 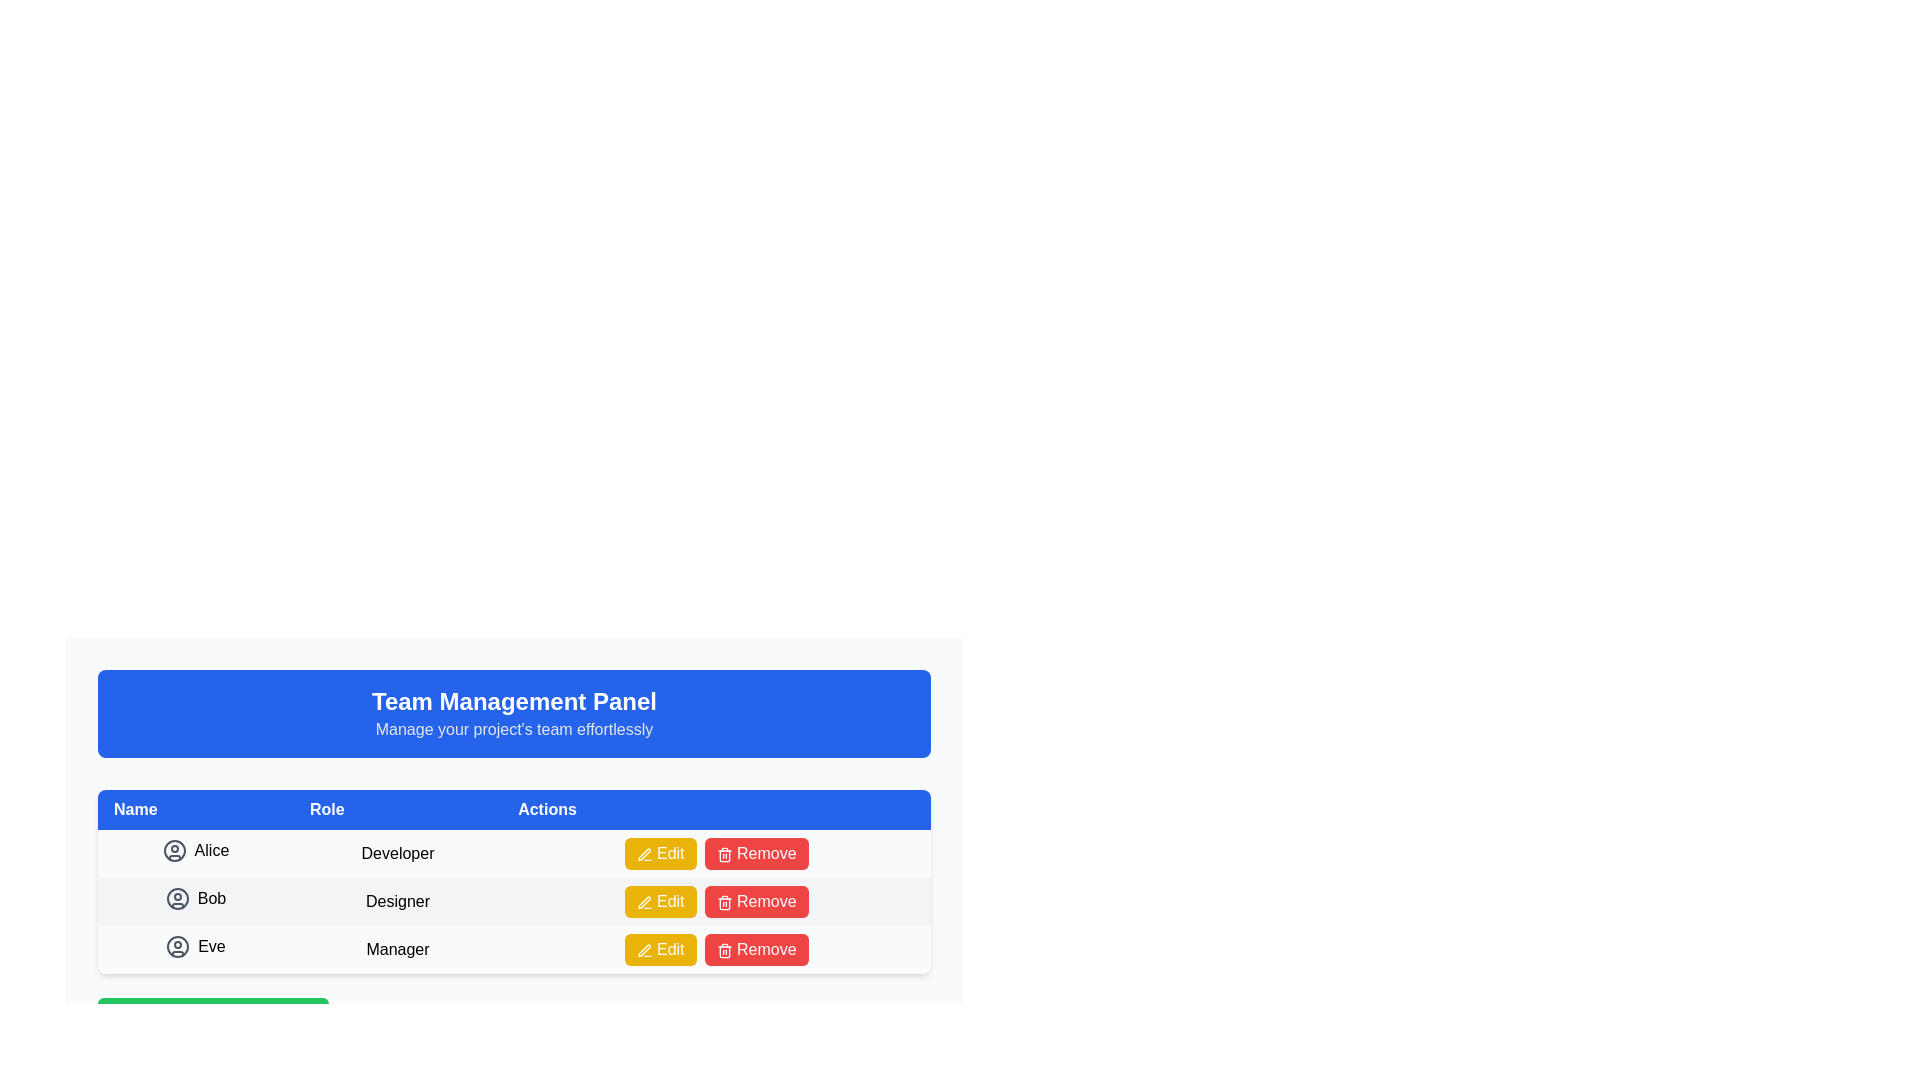 What do you see at coordinates (398, 902) in the screenshot?
I see `the 'Designer' text label for 'Bob' in the second row of the table under the 'Role' column` at bounding box center [398, 902].